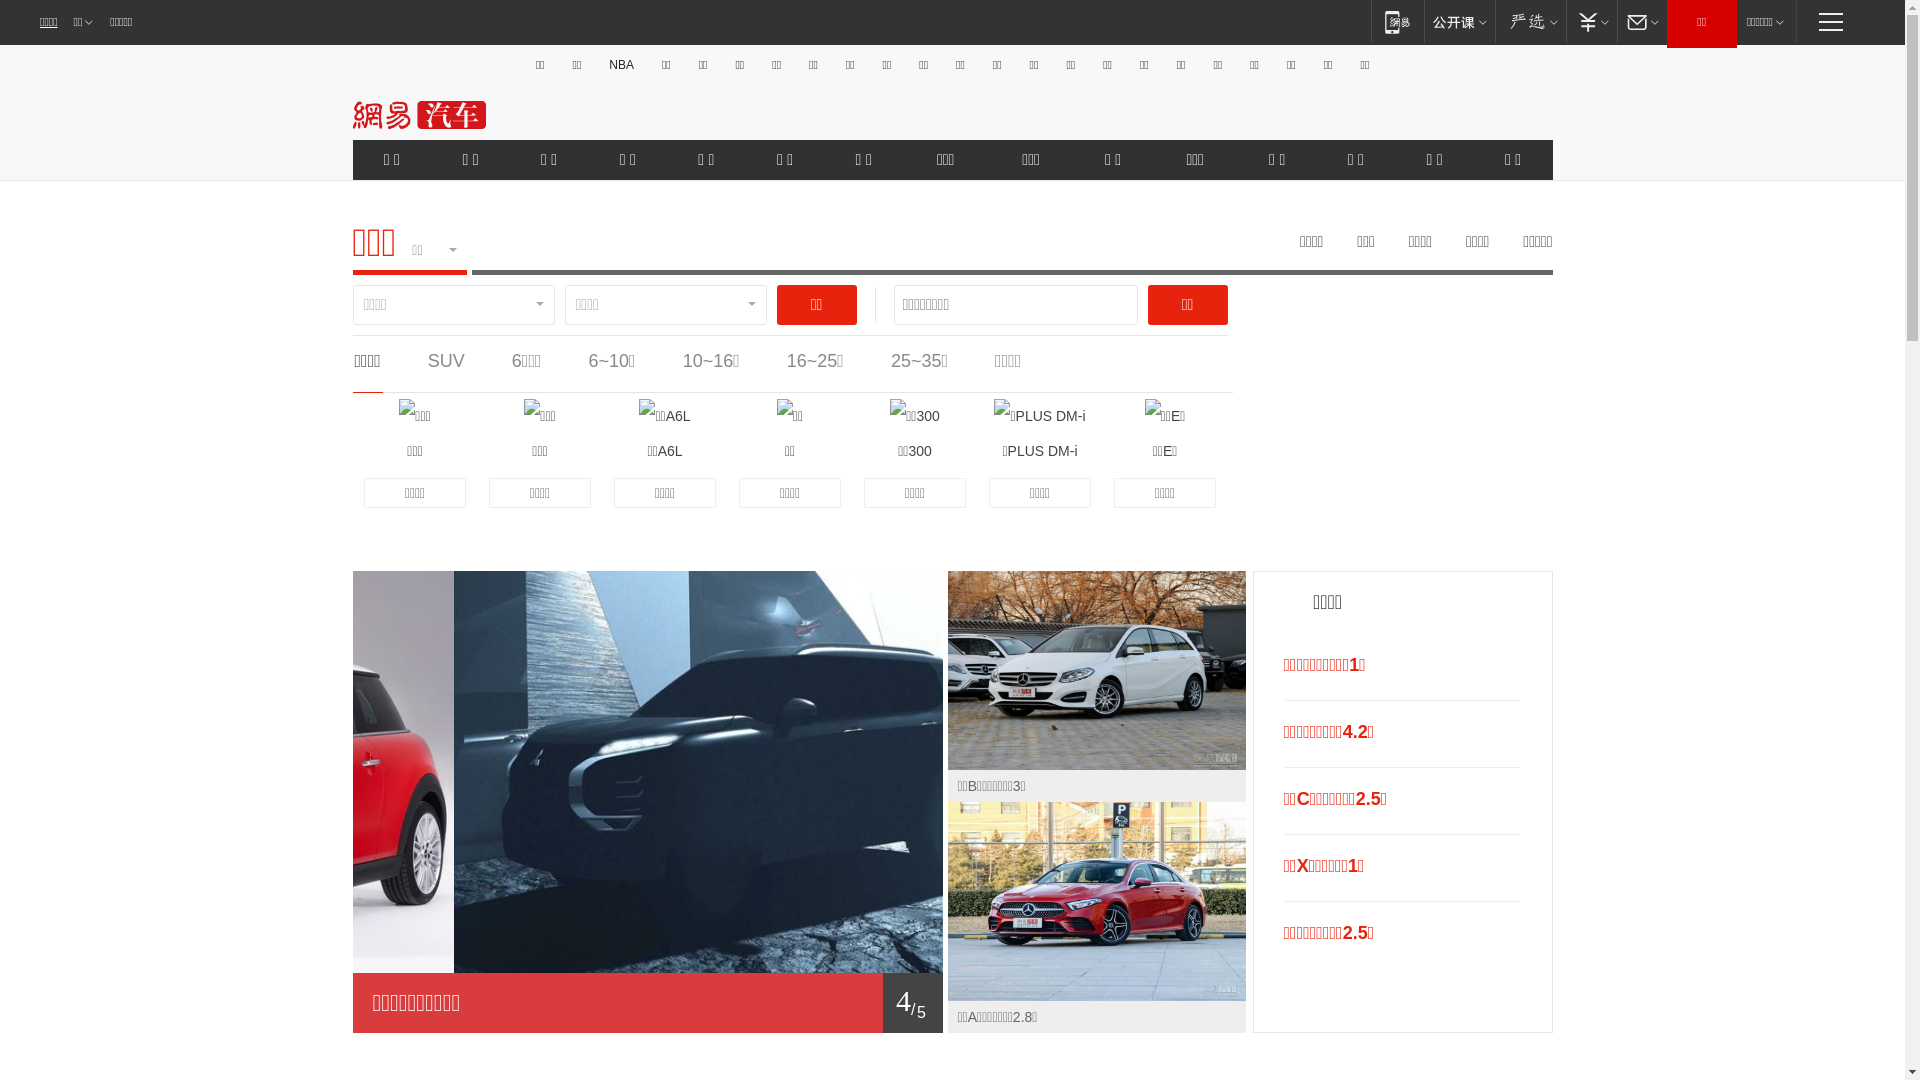 The width and height of the screenshot is (1920, 1080). Describe the element at coordinates (647, 1002) in the screenshot. I see `'1/ 5'` at that location.